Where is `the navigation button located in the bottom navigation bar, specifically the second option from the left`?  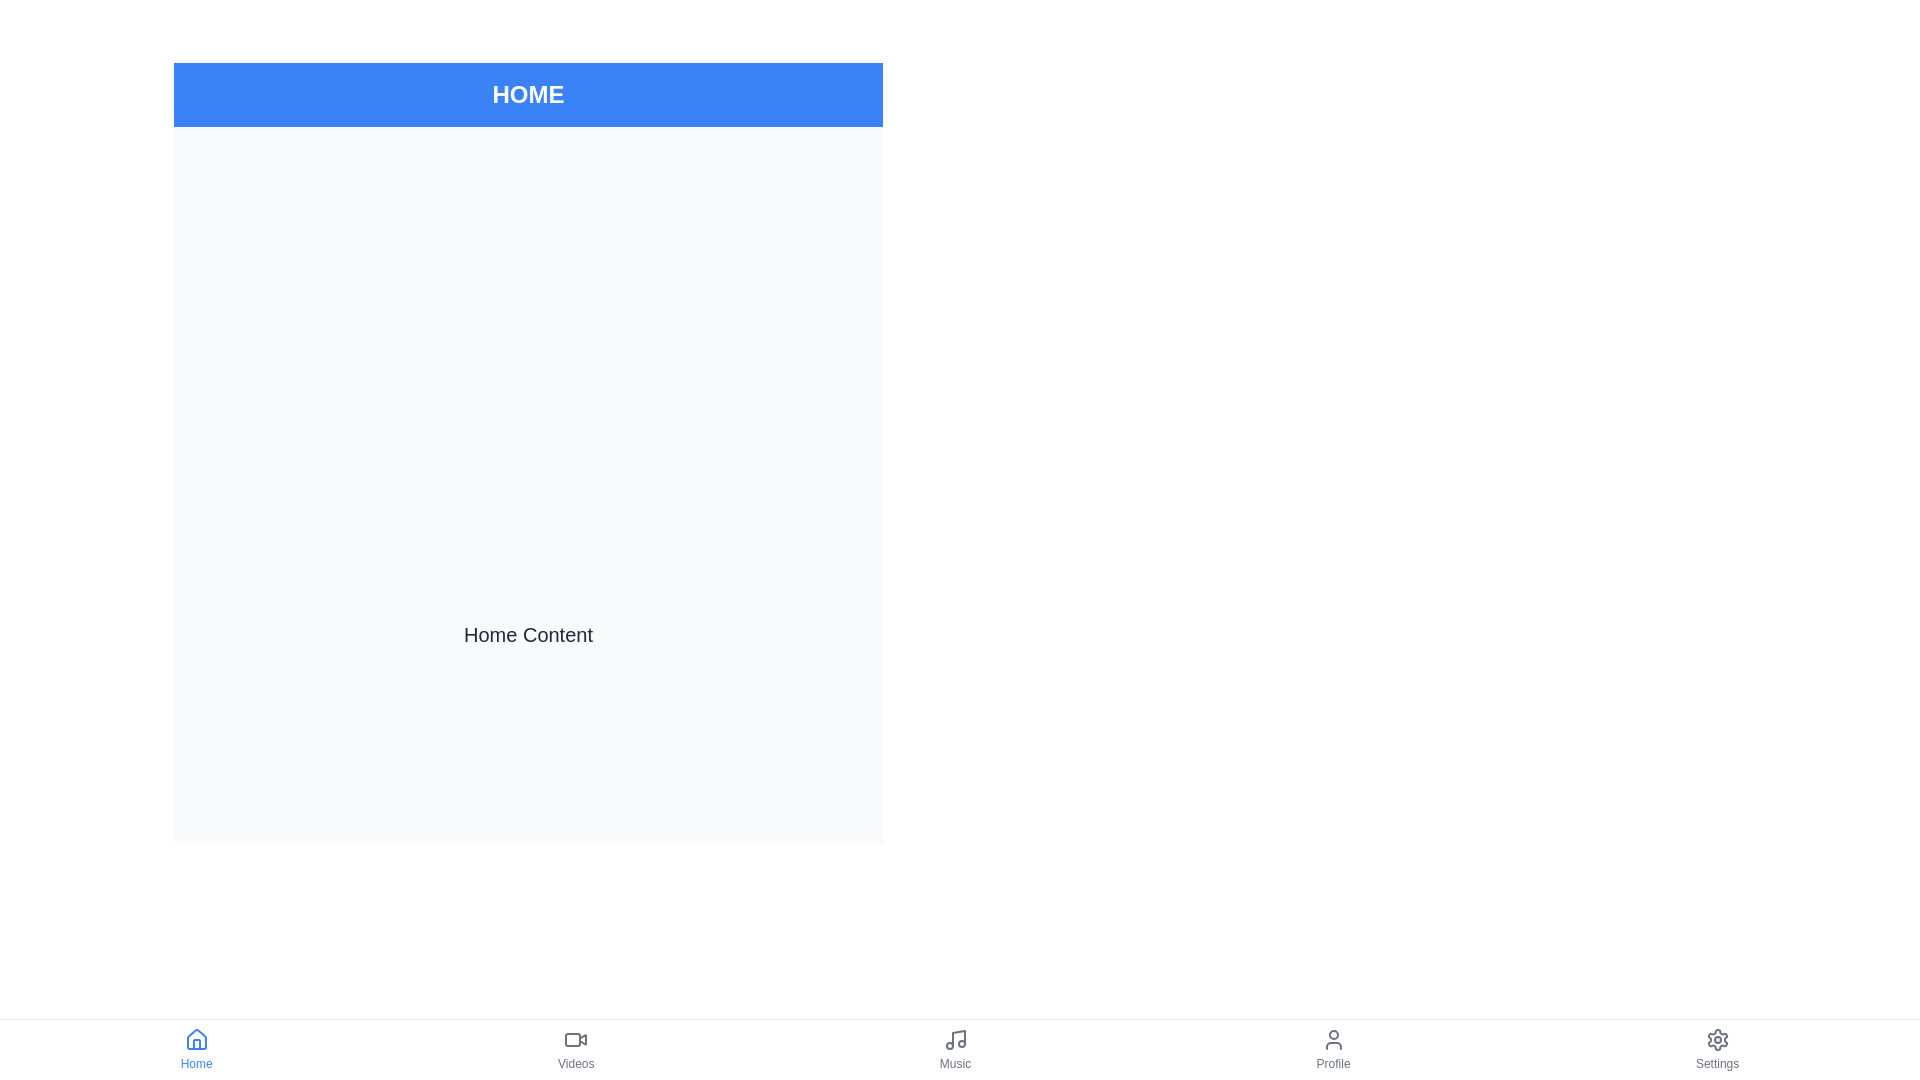
the navigation button located in the bottom navigation bar, specifically the second option from the left is located at coordinates (575, 1048).